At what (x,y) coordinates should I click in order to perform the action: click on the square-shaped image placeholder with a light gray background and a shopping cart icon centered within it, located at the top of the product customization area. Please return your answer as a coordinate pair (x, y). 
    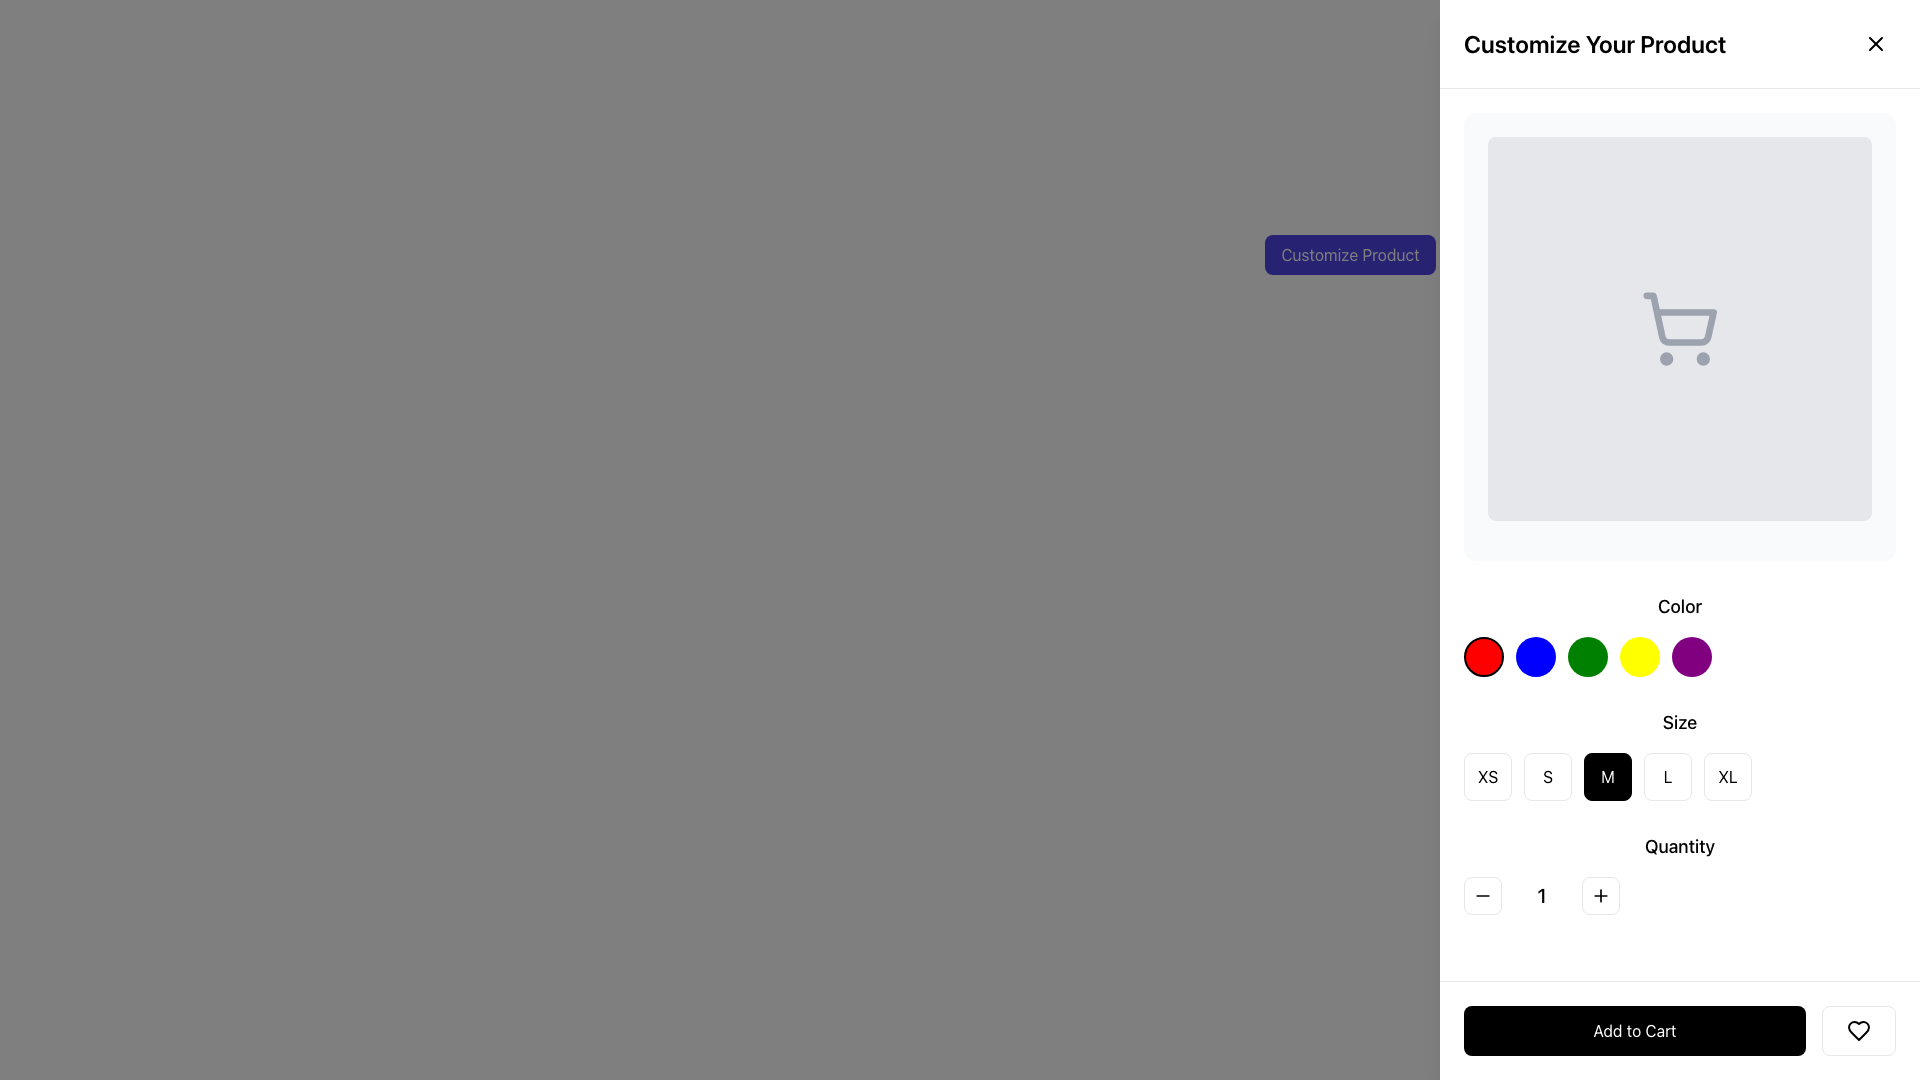
    Looking at the image, I should click on (1680, 327).